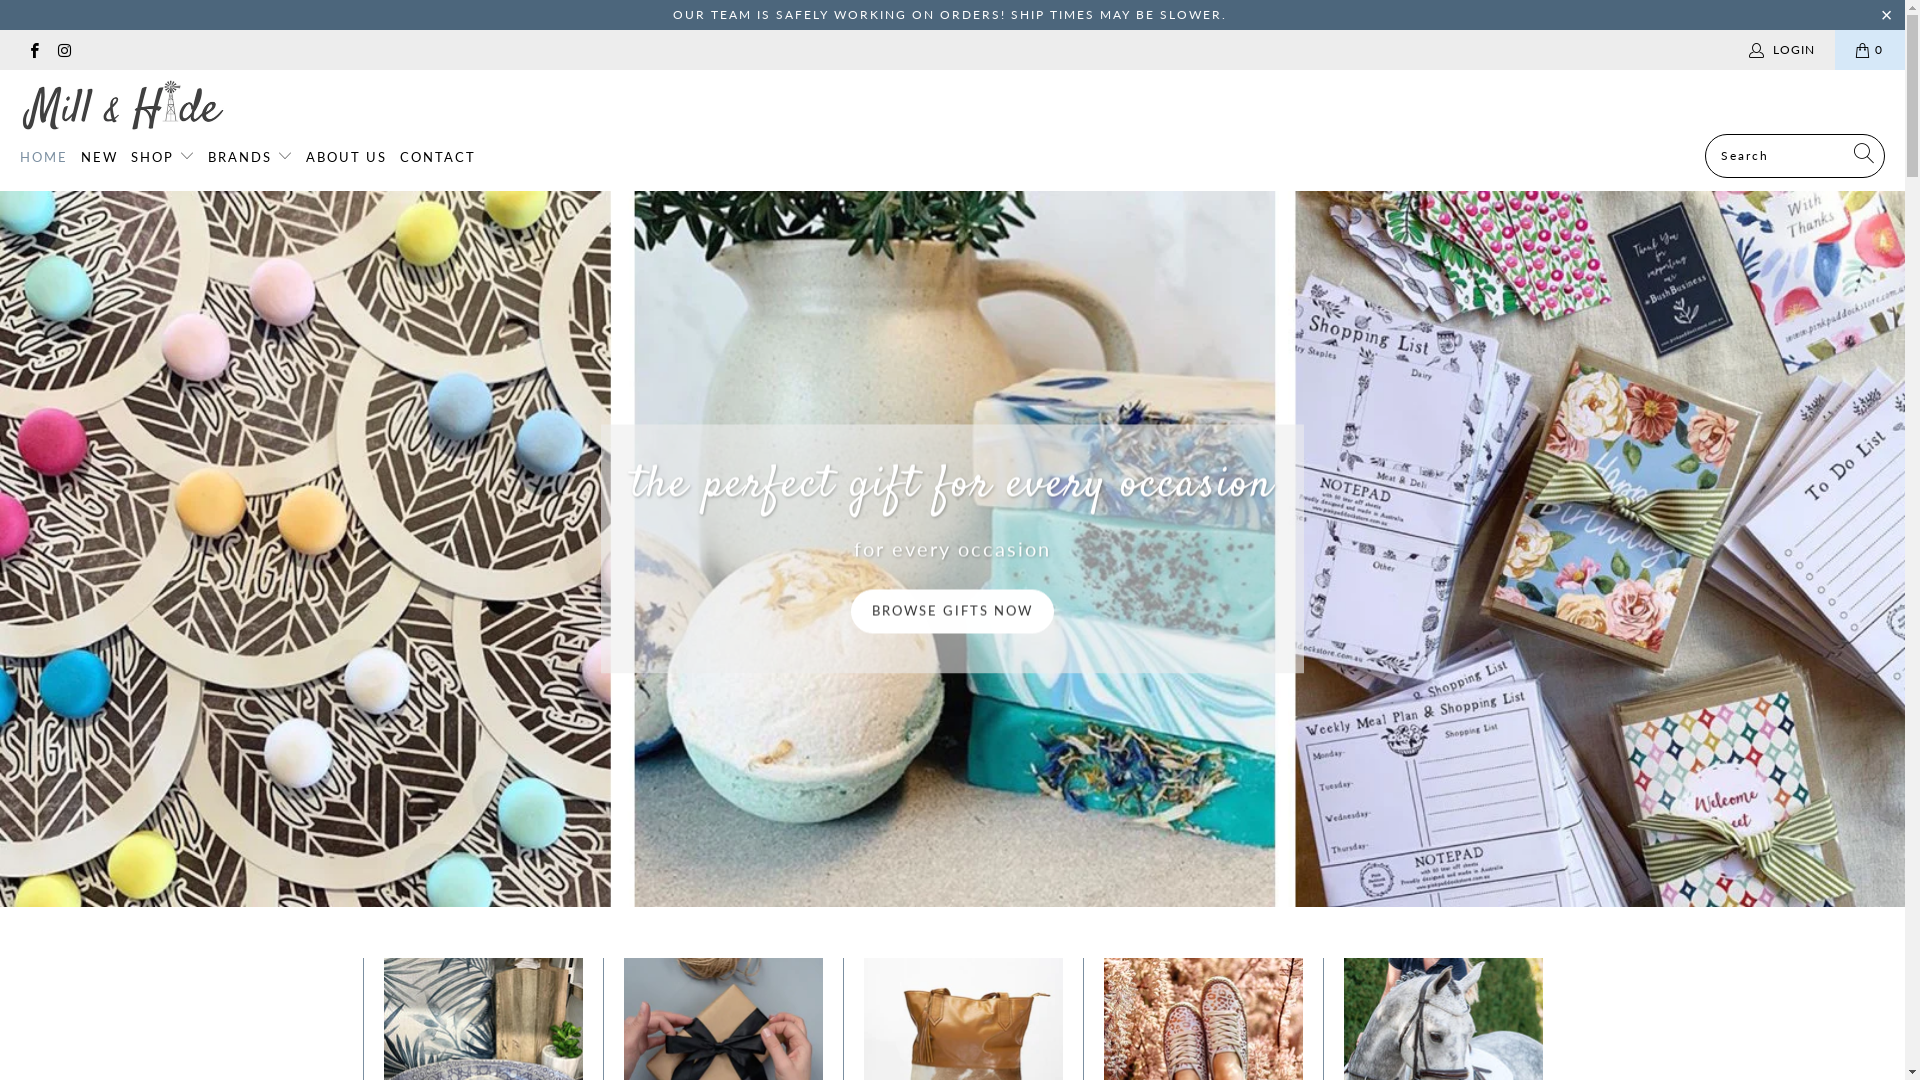  I want to click on '0', so click(1869, 49).